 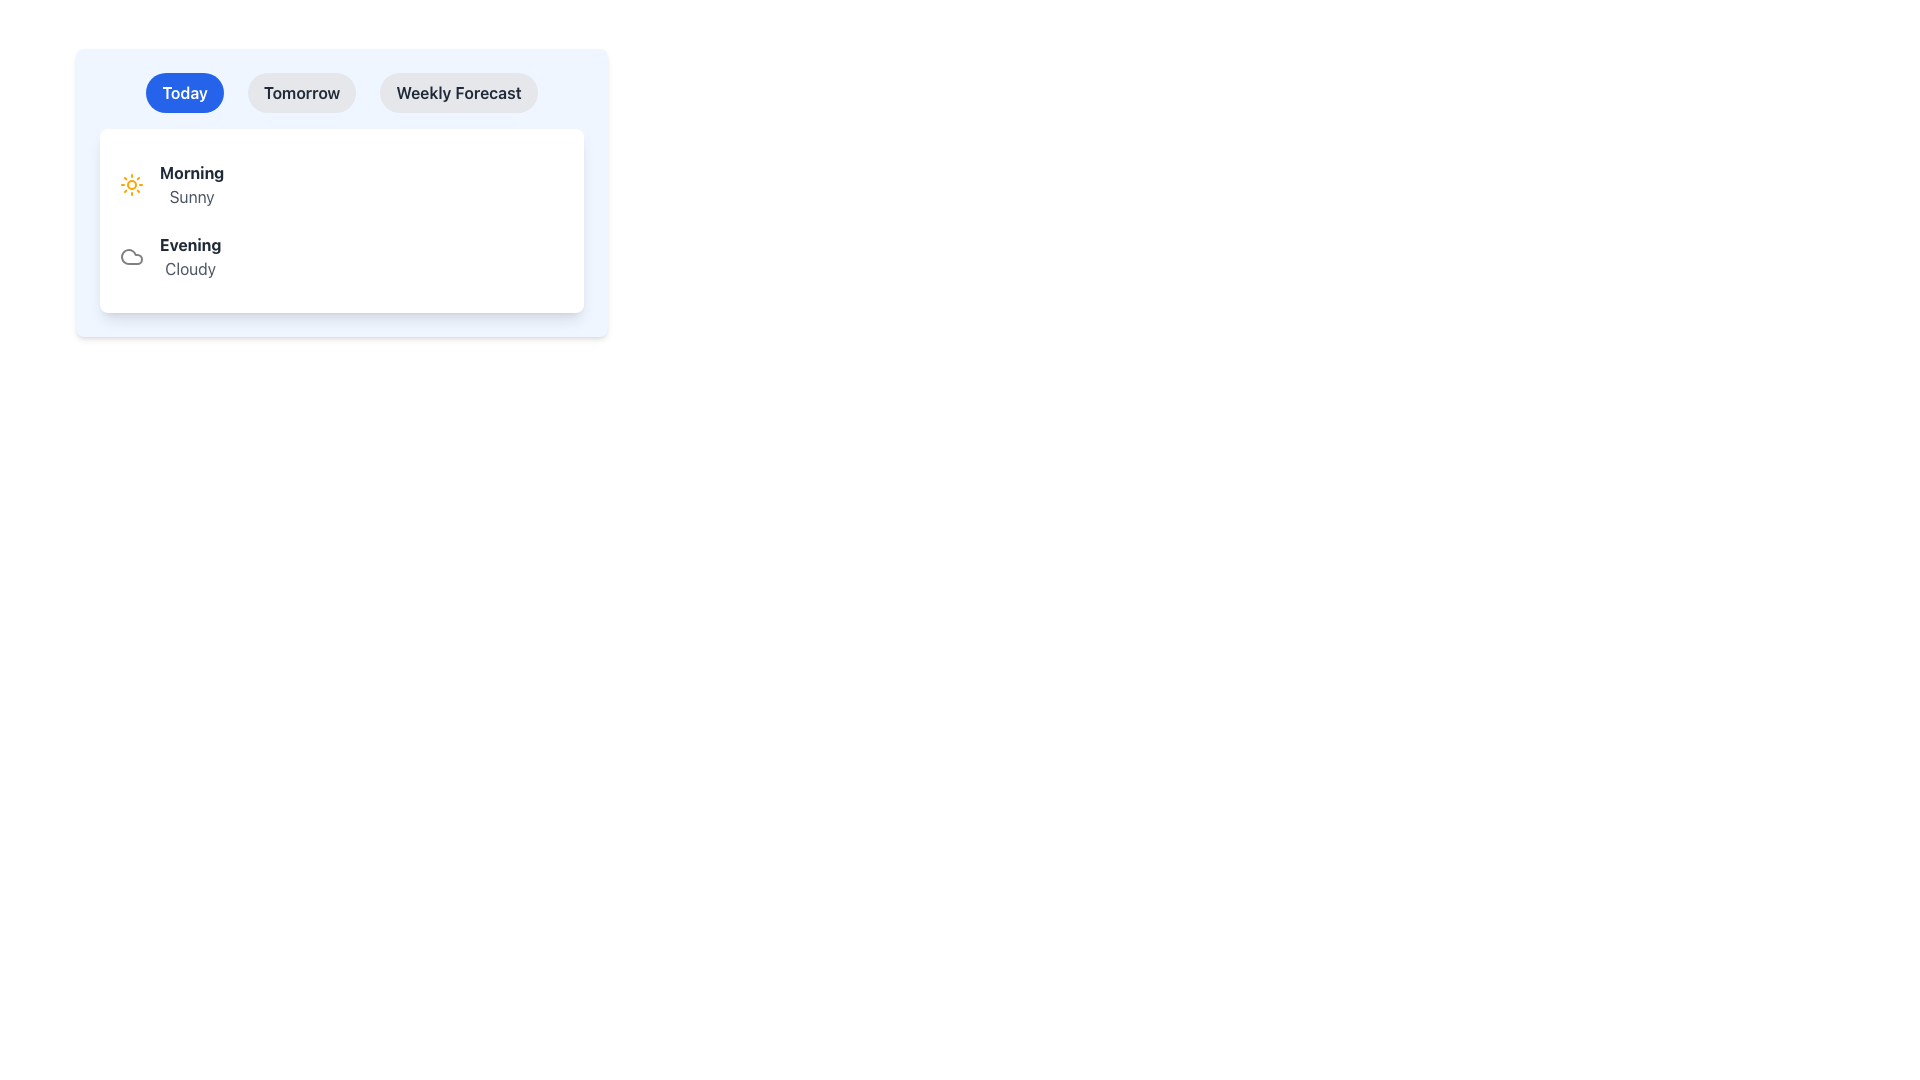 What do you see at coordinates (131, 185) in the screenshot?
I see `the sunny weather icon located in the top-left corner of the white panel representing 'Today’s' weather forecast, positioned to the left of the text labels 'Morning' and 'Sunny'` at bounding box center [131, 185].